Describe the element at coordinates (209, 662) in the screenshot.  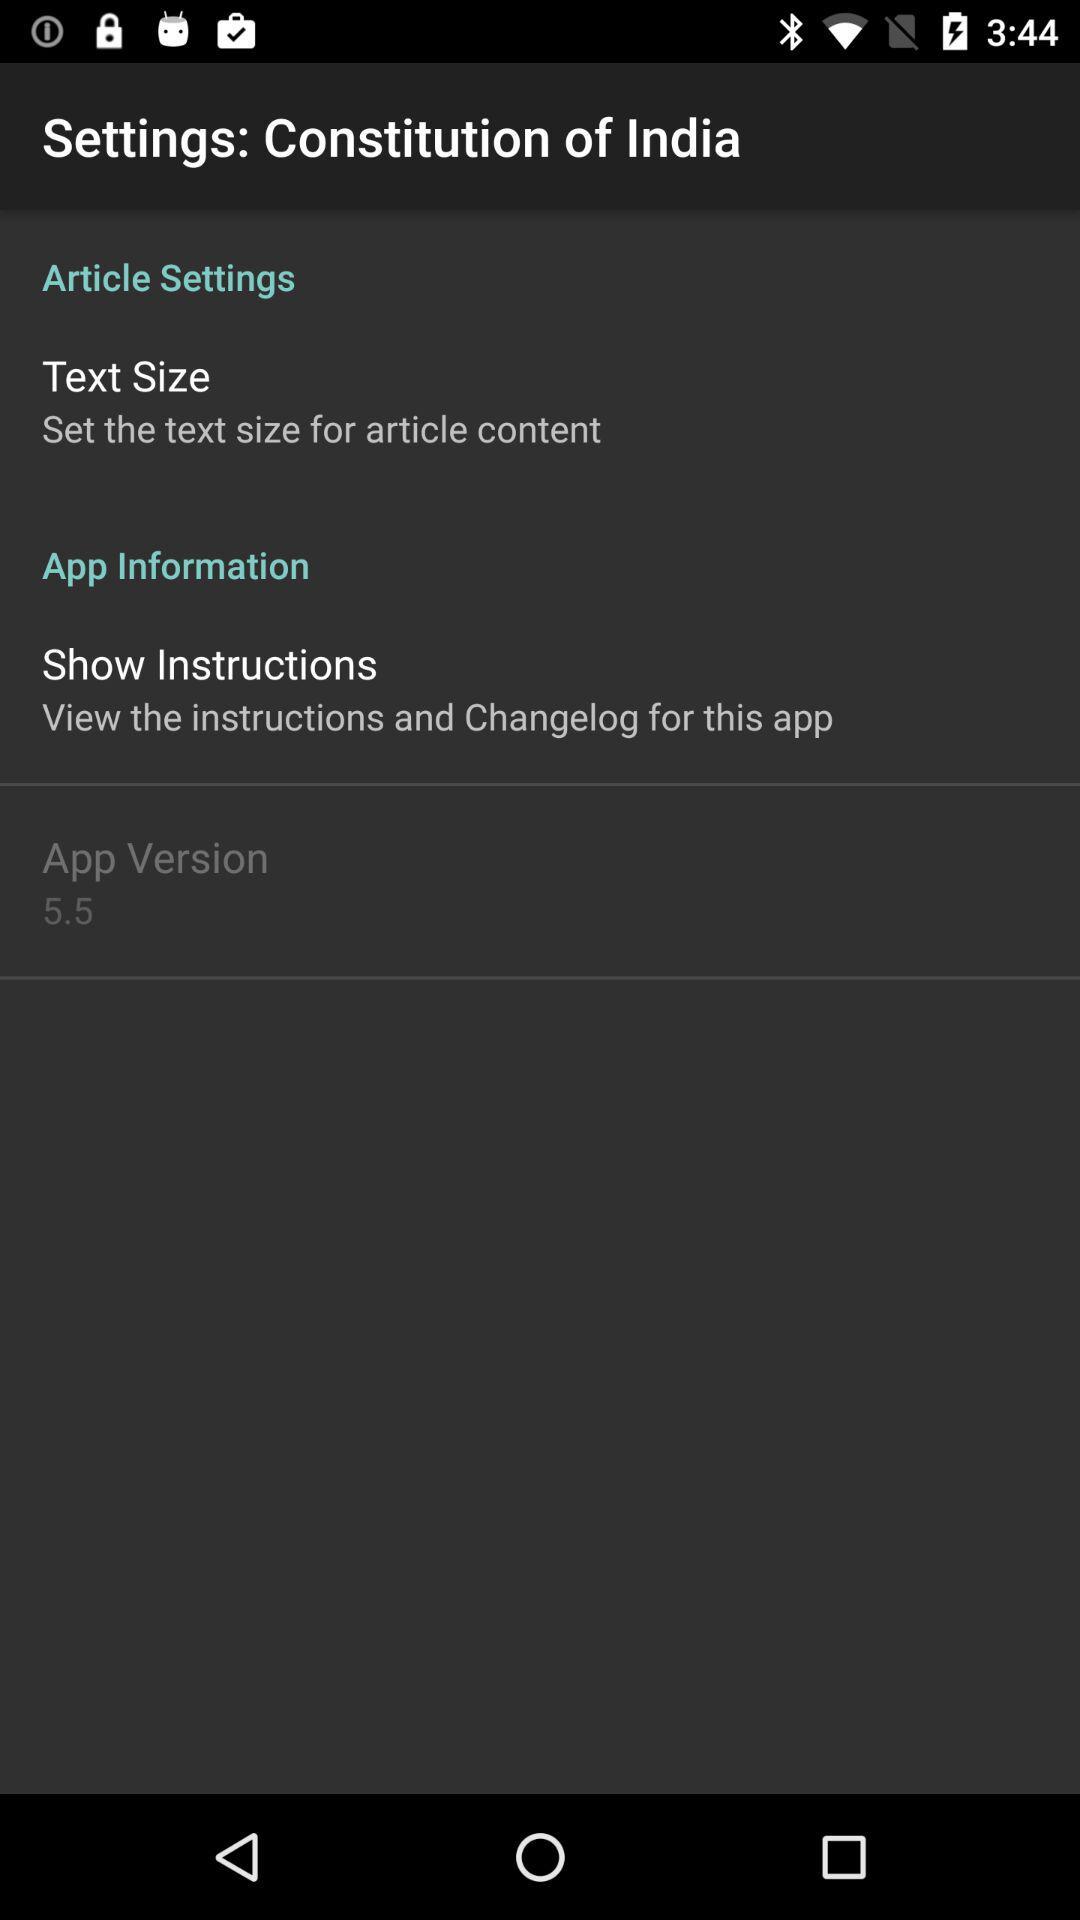
I see `the show instructions item` at that location.